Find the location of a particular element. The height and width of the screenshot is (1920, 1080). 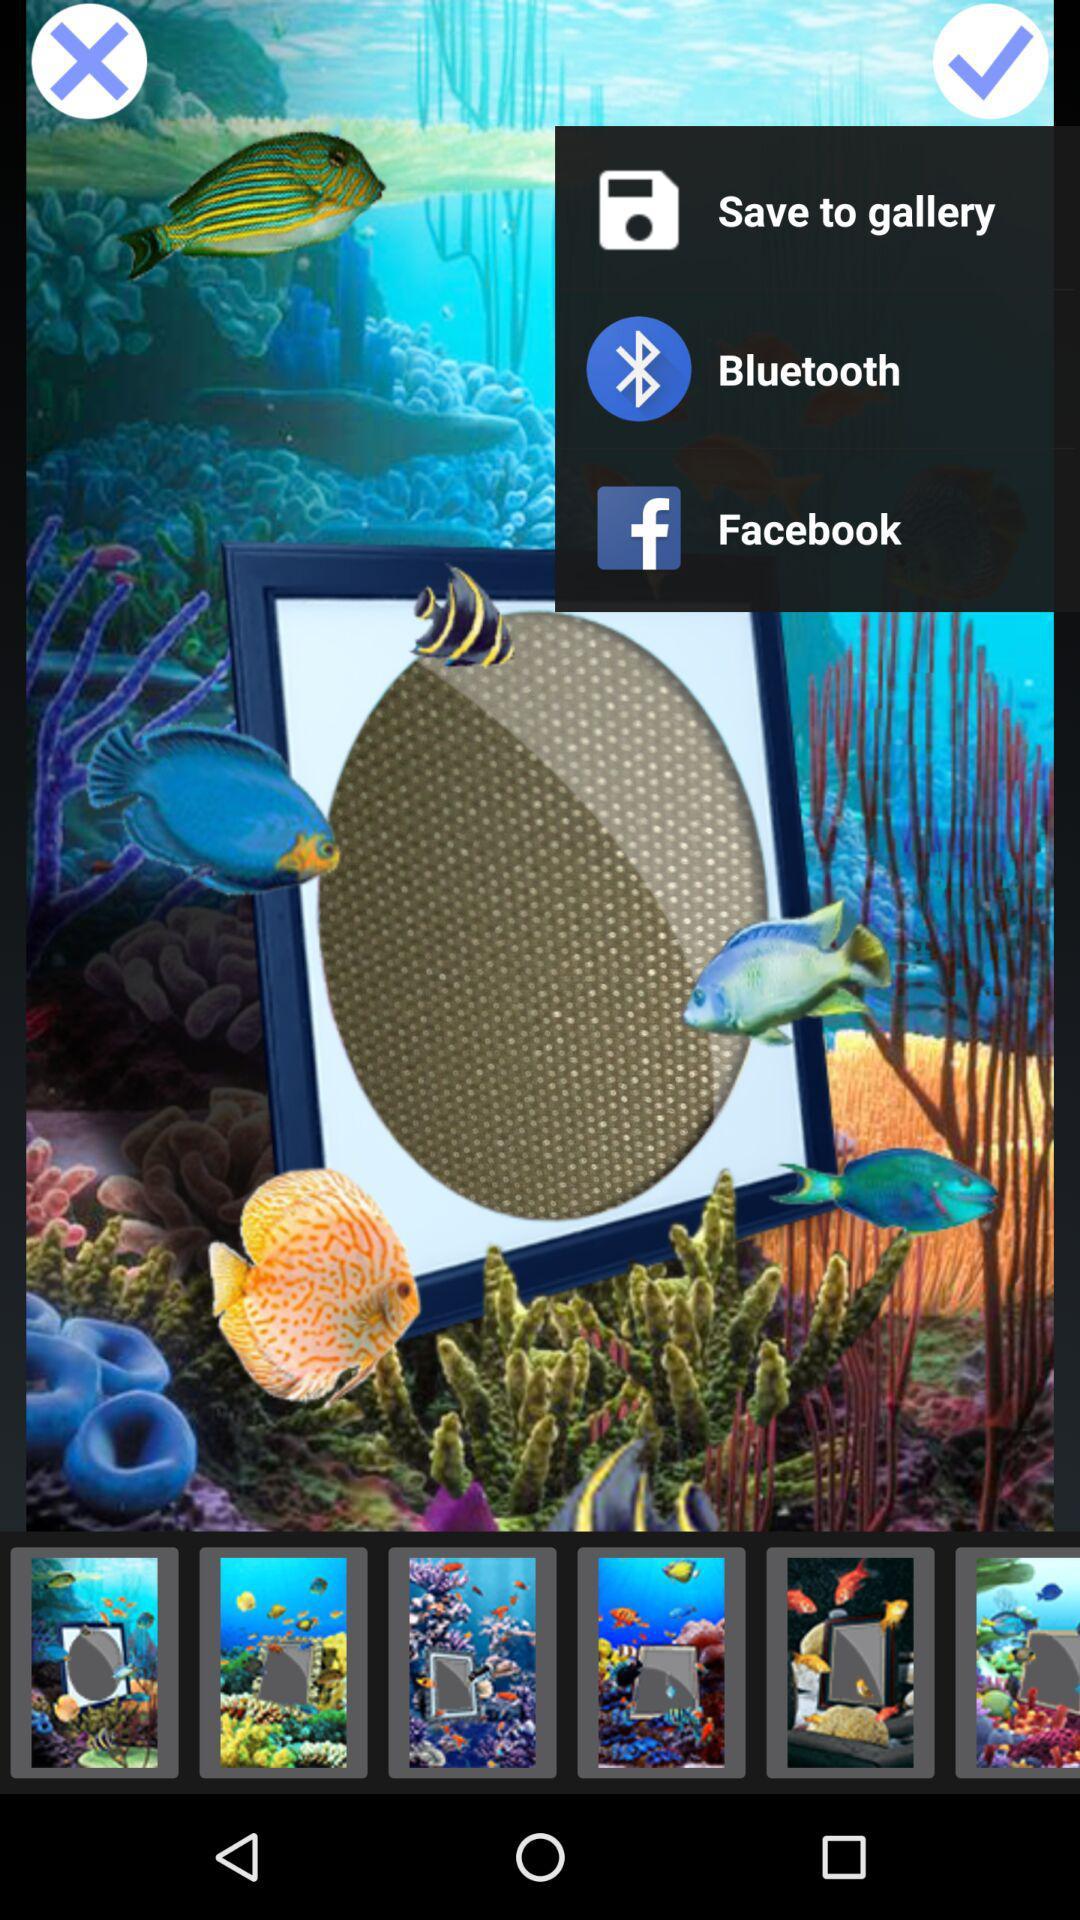

enlarge image is located at coordinates (661, 1662).